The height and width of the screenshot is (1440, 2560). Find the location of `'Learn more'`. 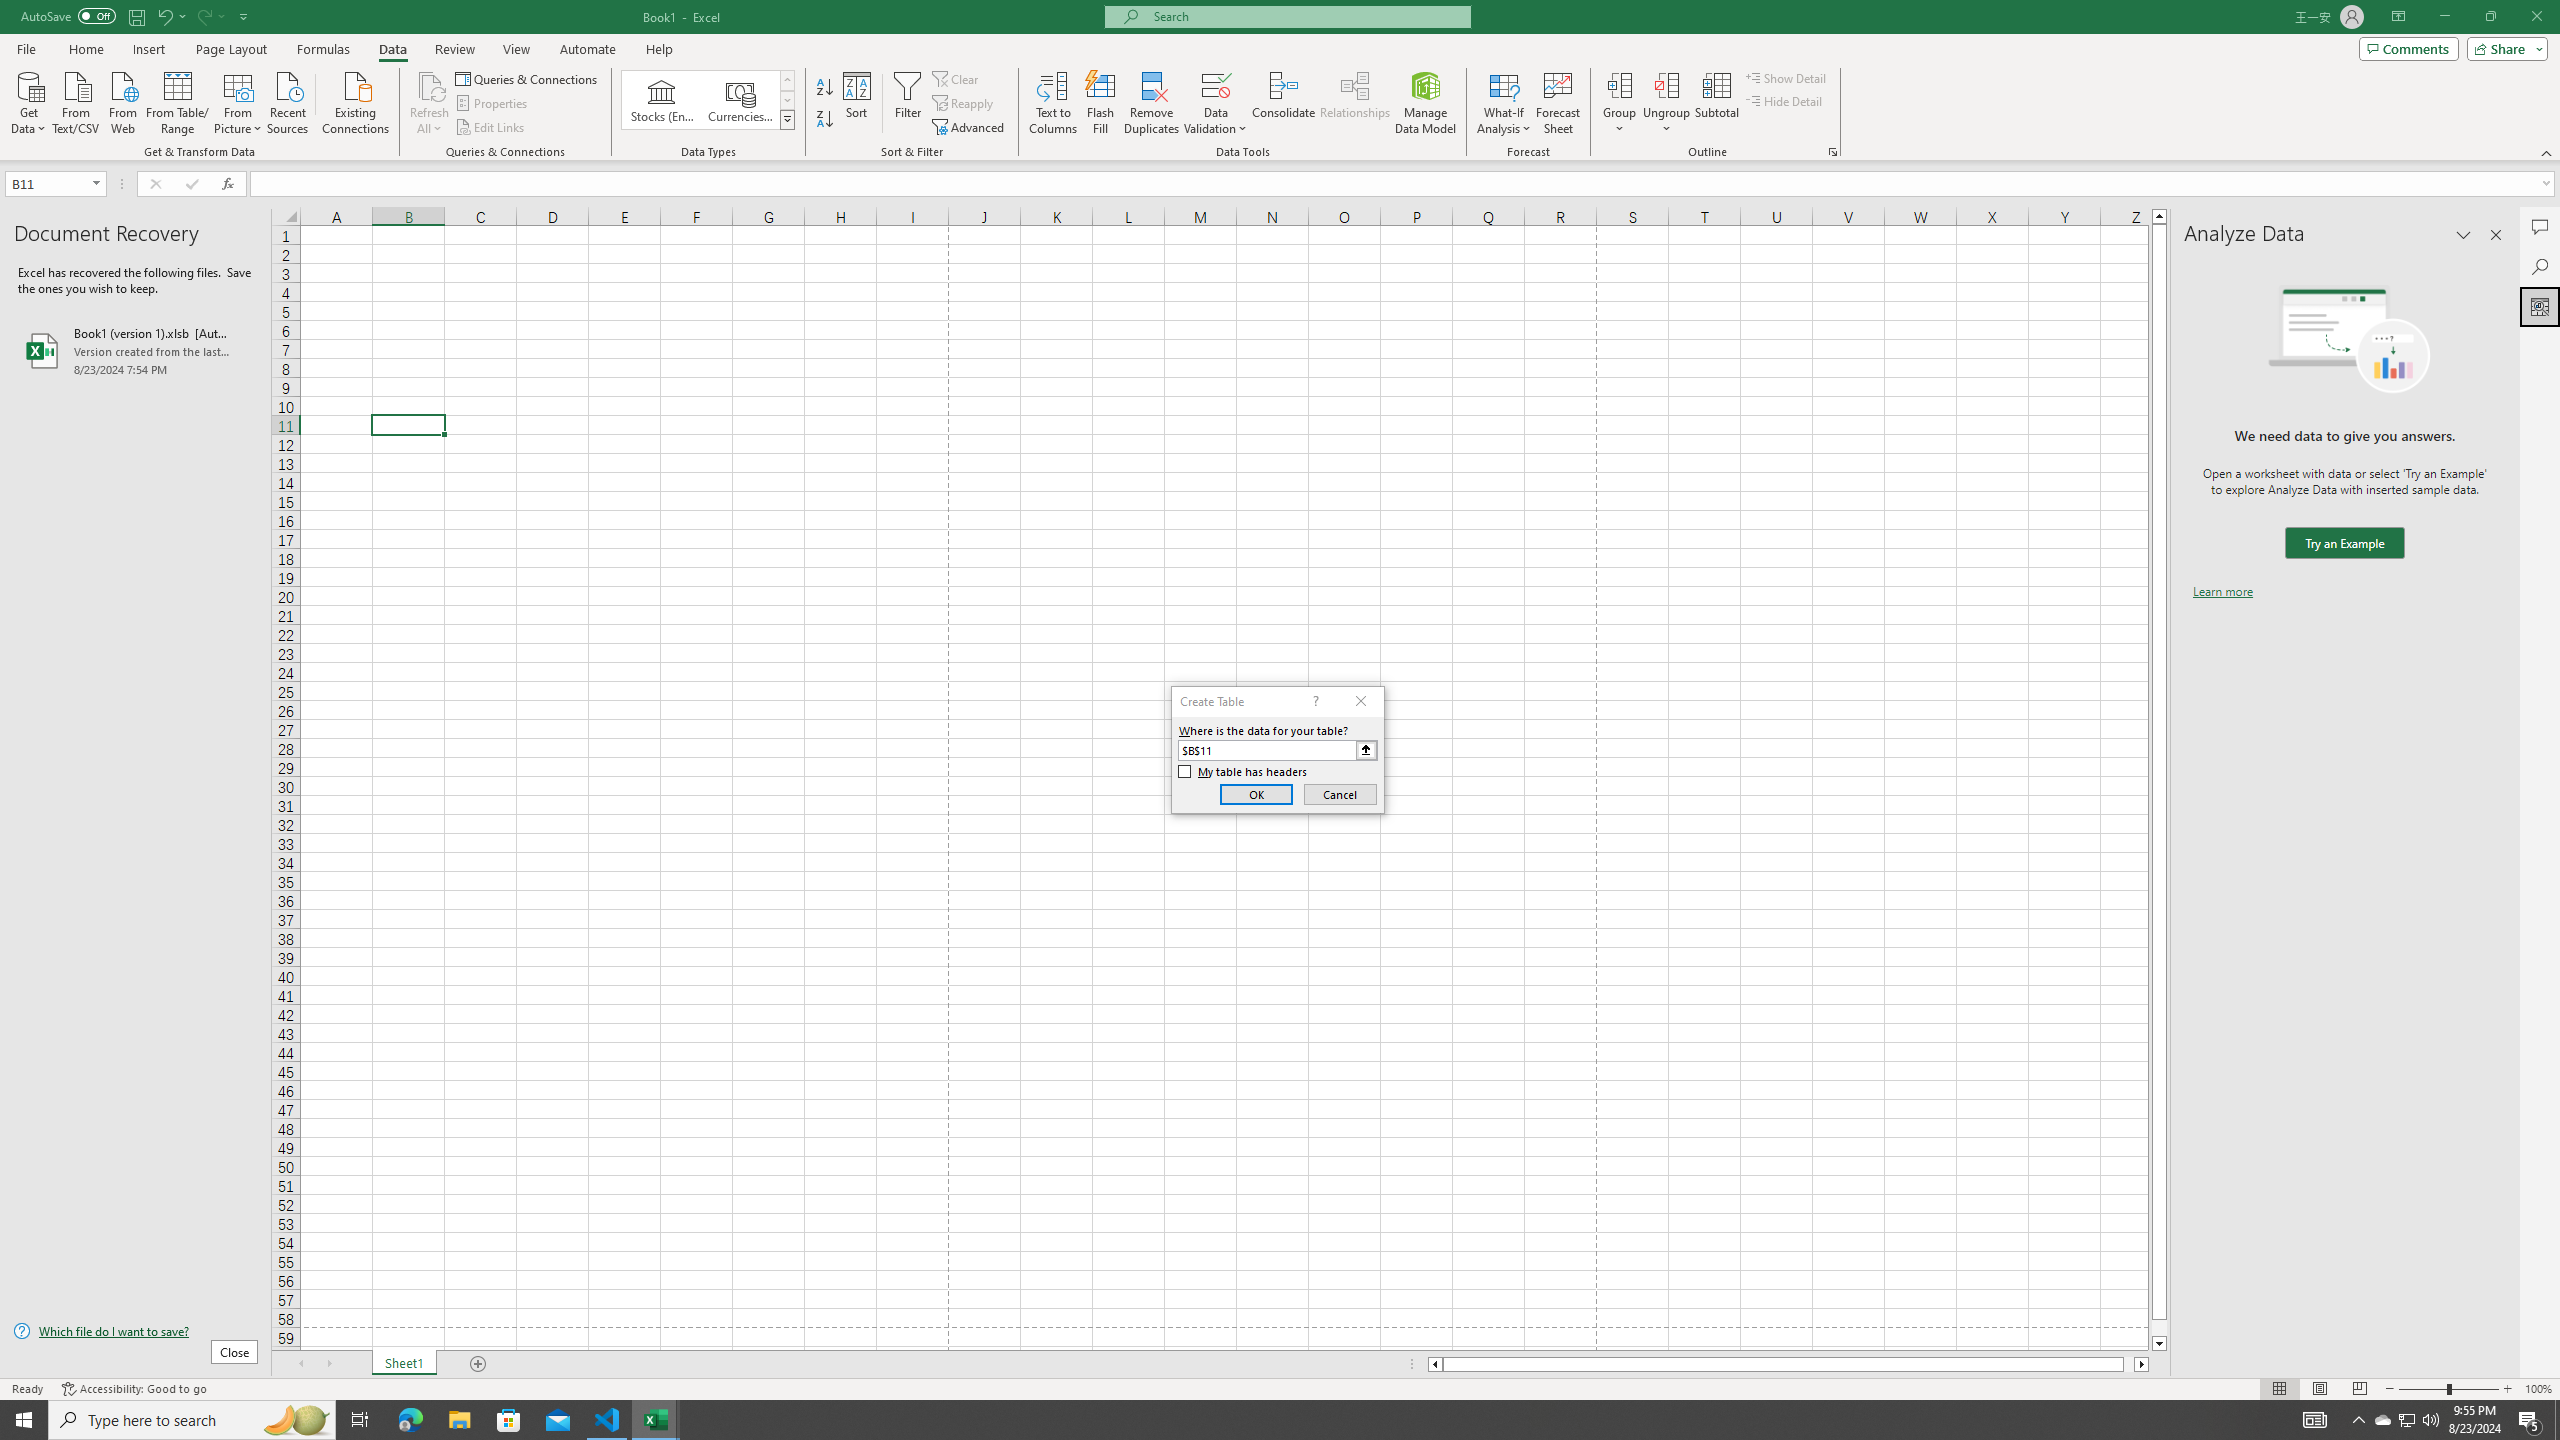

'Learn more' is located at coordinates (2222, 590).